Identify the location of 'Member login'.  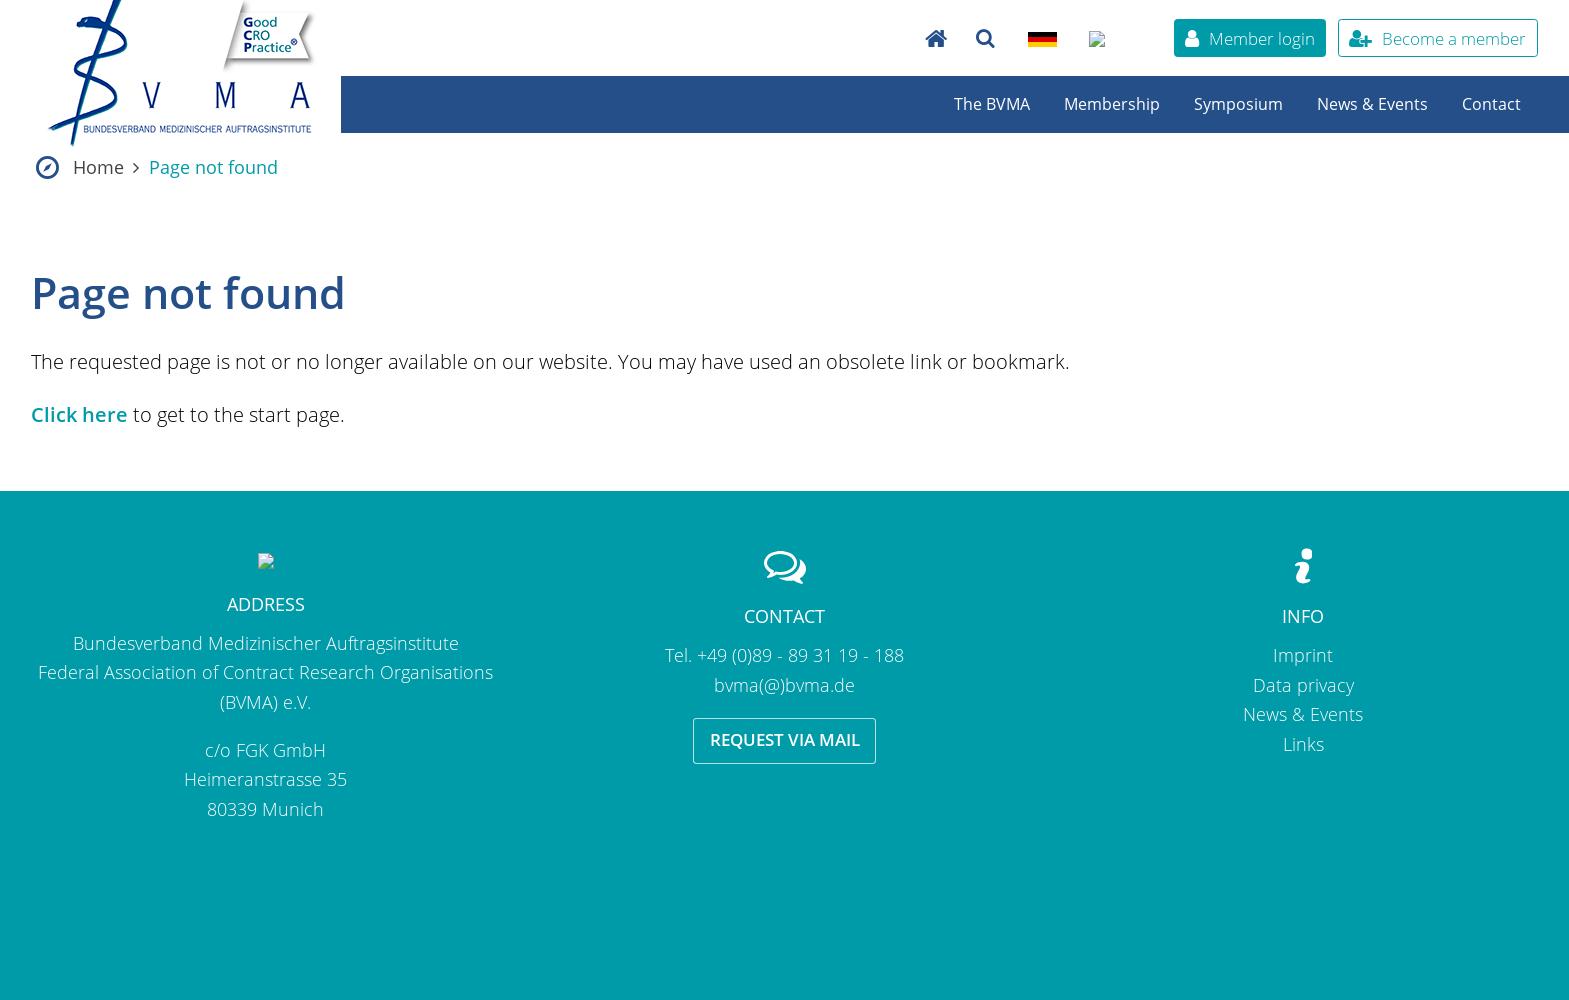
(1261, 37).